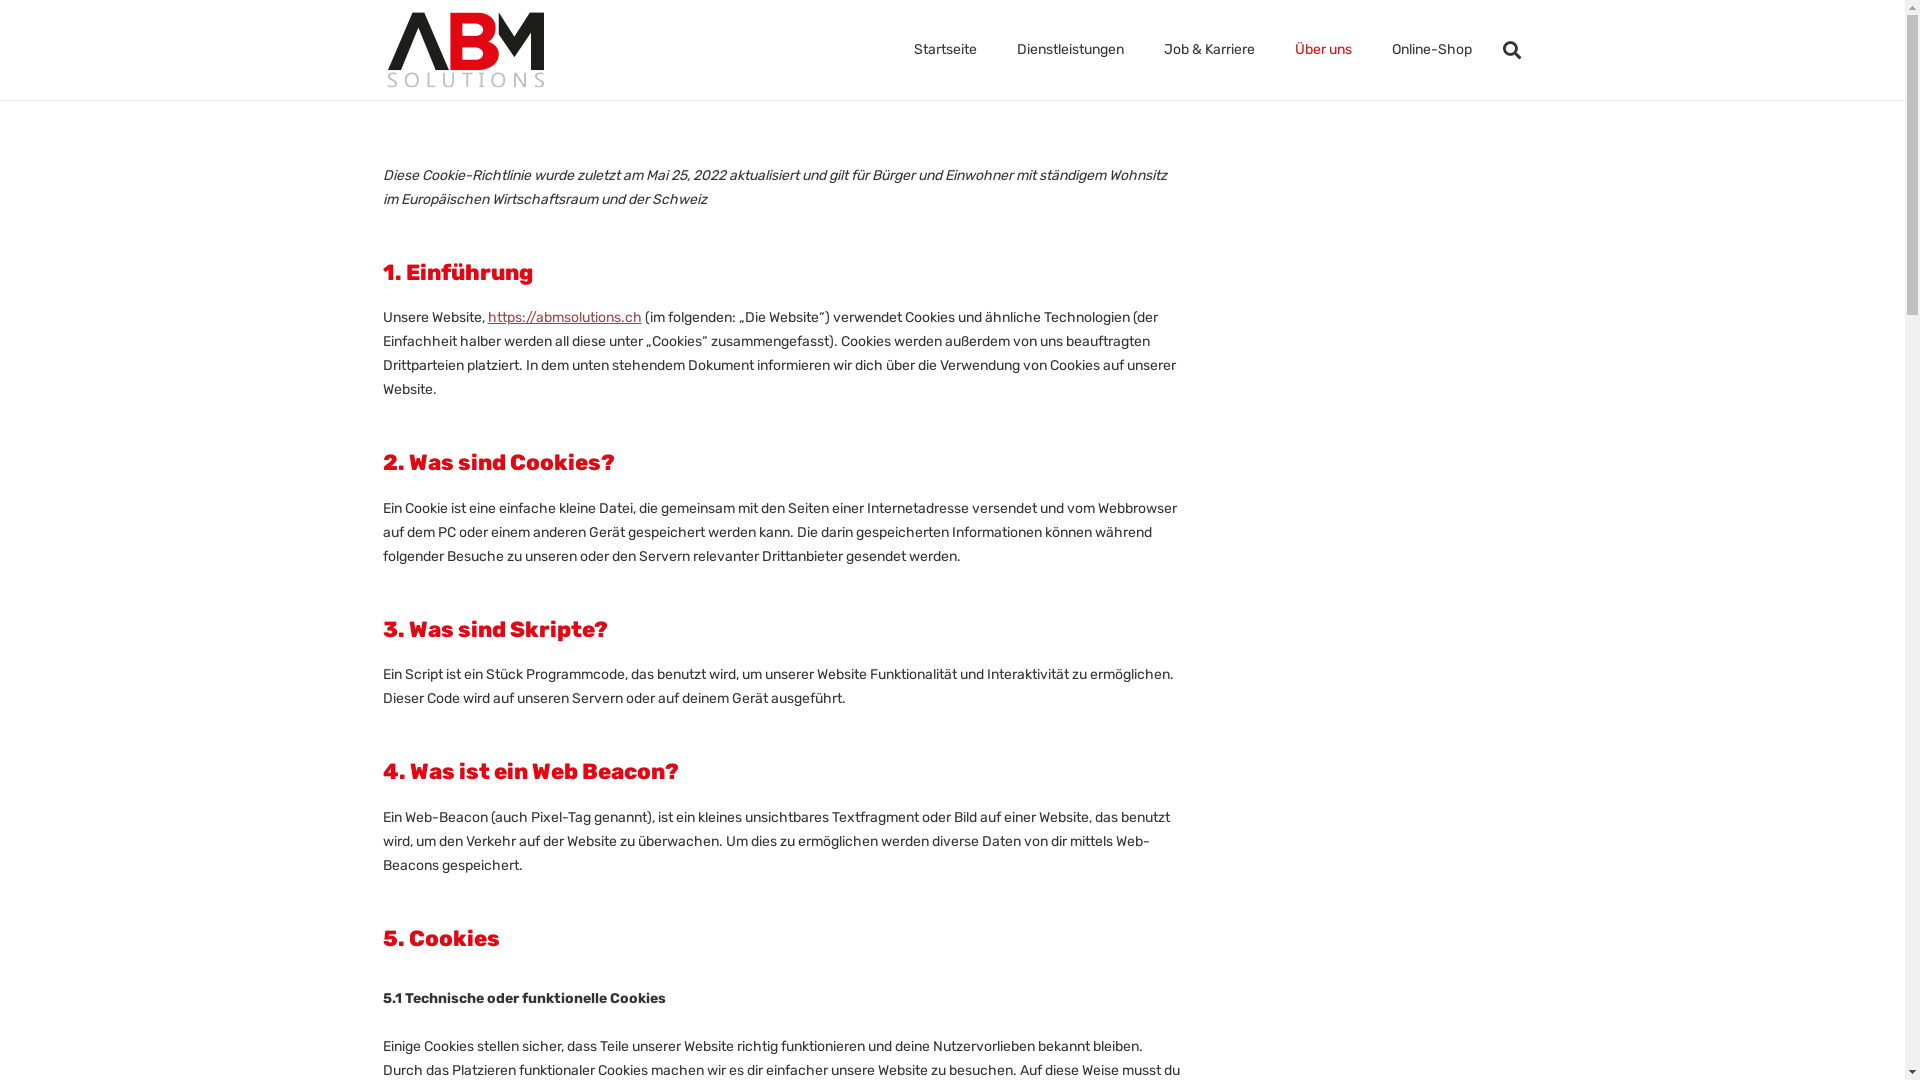 The image size is (1920, 1080). Describe the element at coordinates (1208, 49) in the screenshot. I see `'Job & Karriere'` at that location.